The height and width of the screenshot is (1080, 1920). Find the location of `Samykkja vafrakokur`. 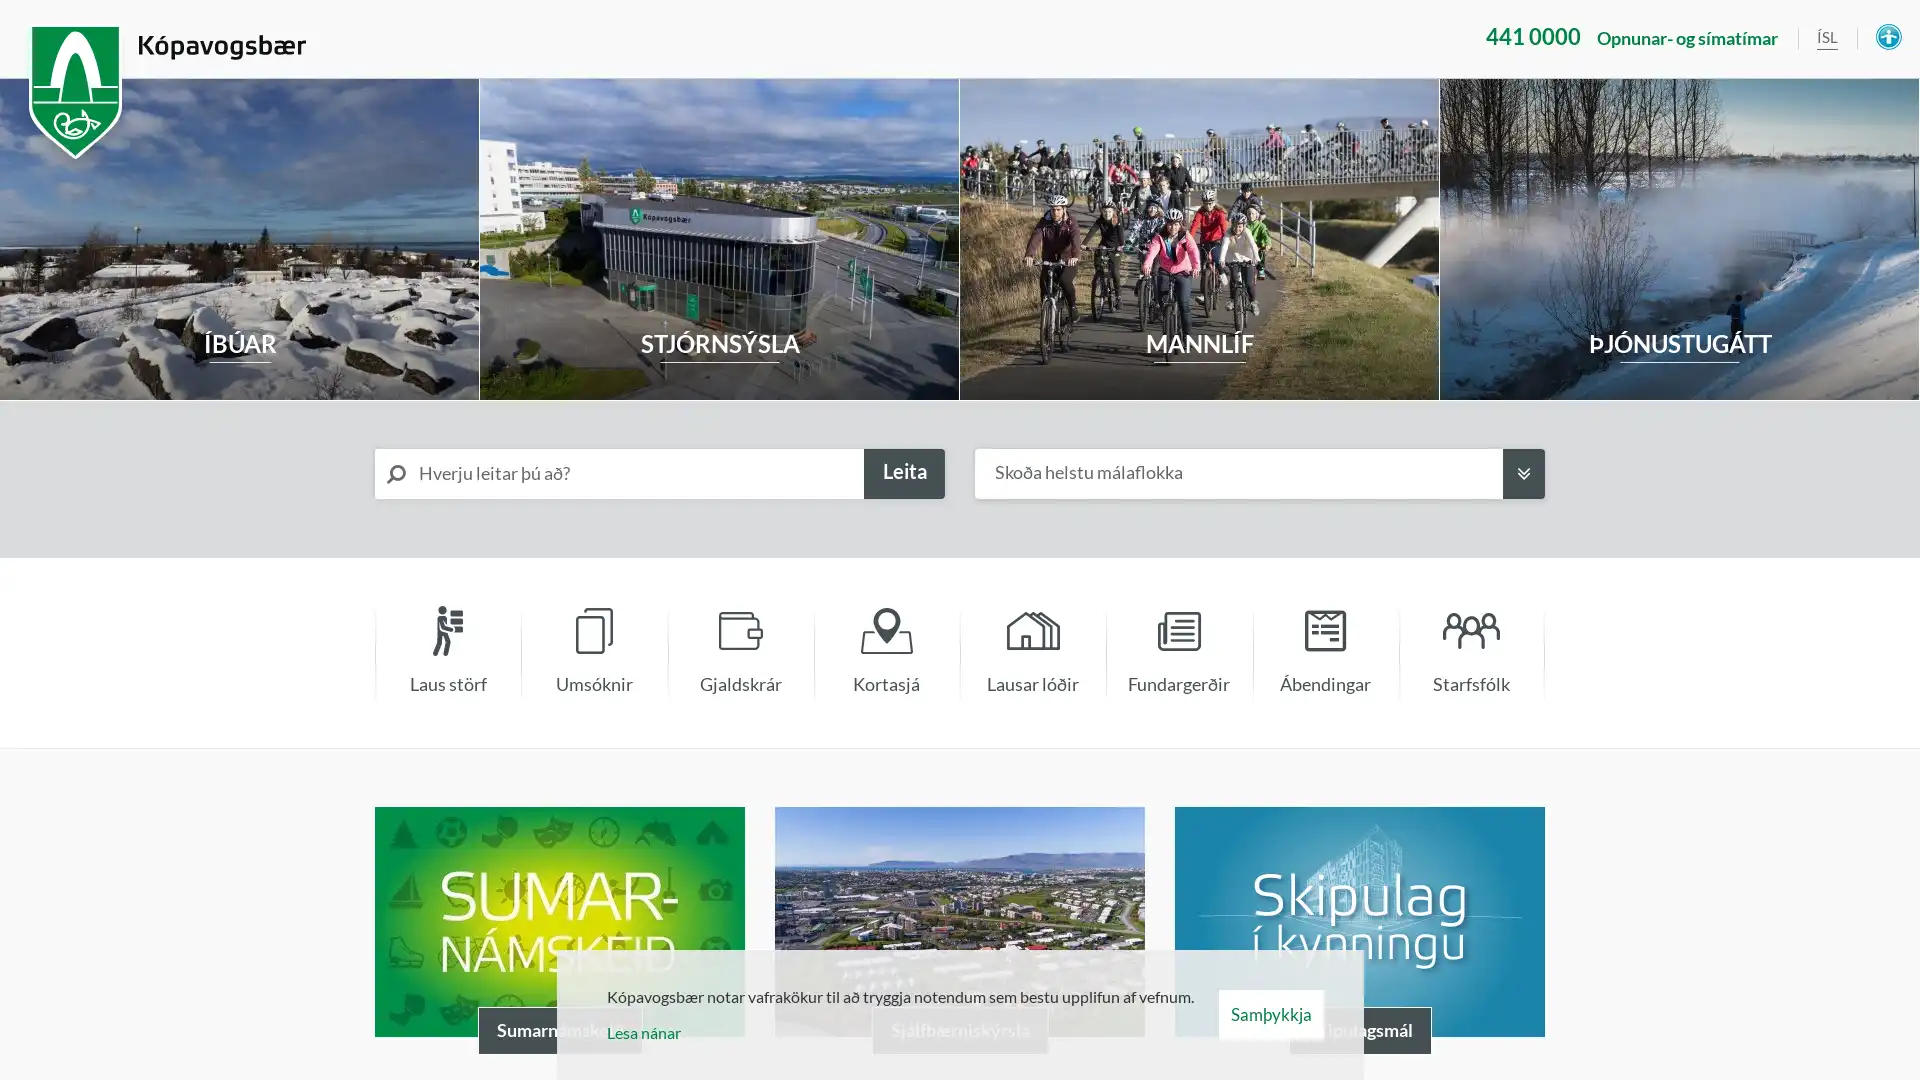

Samykkja vafrakokur is located at coordinates (1269, 1014).